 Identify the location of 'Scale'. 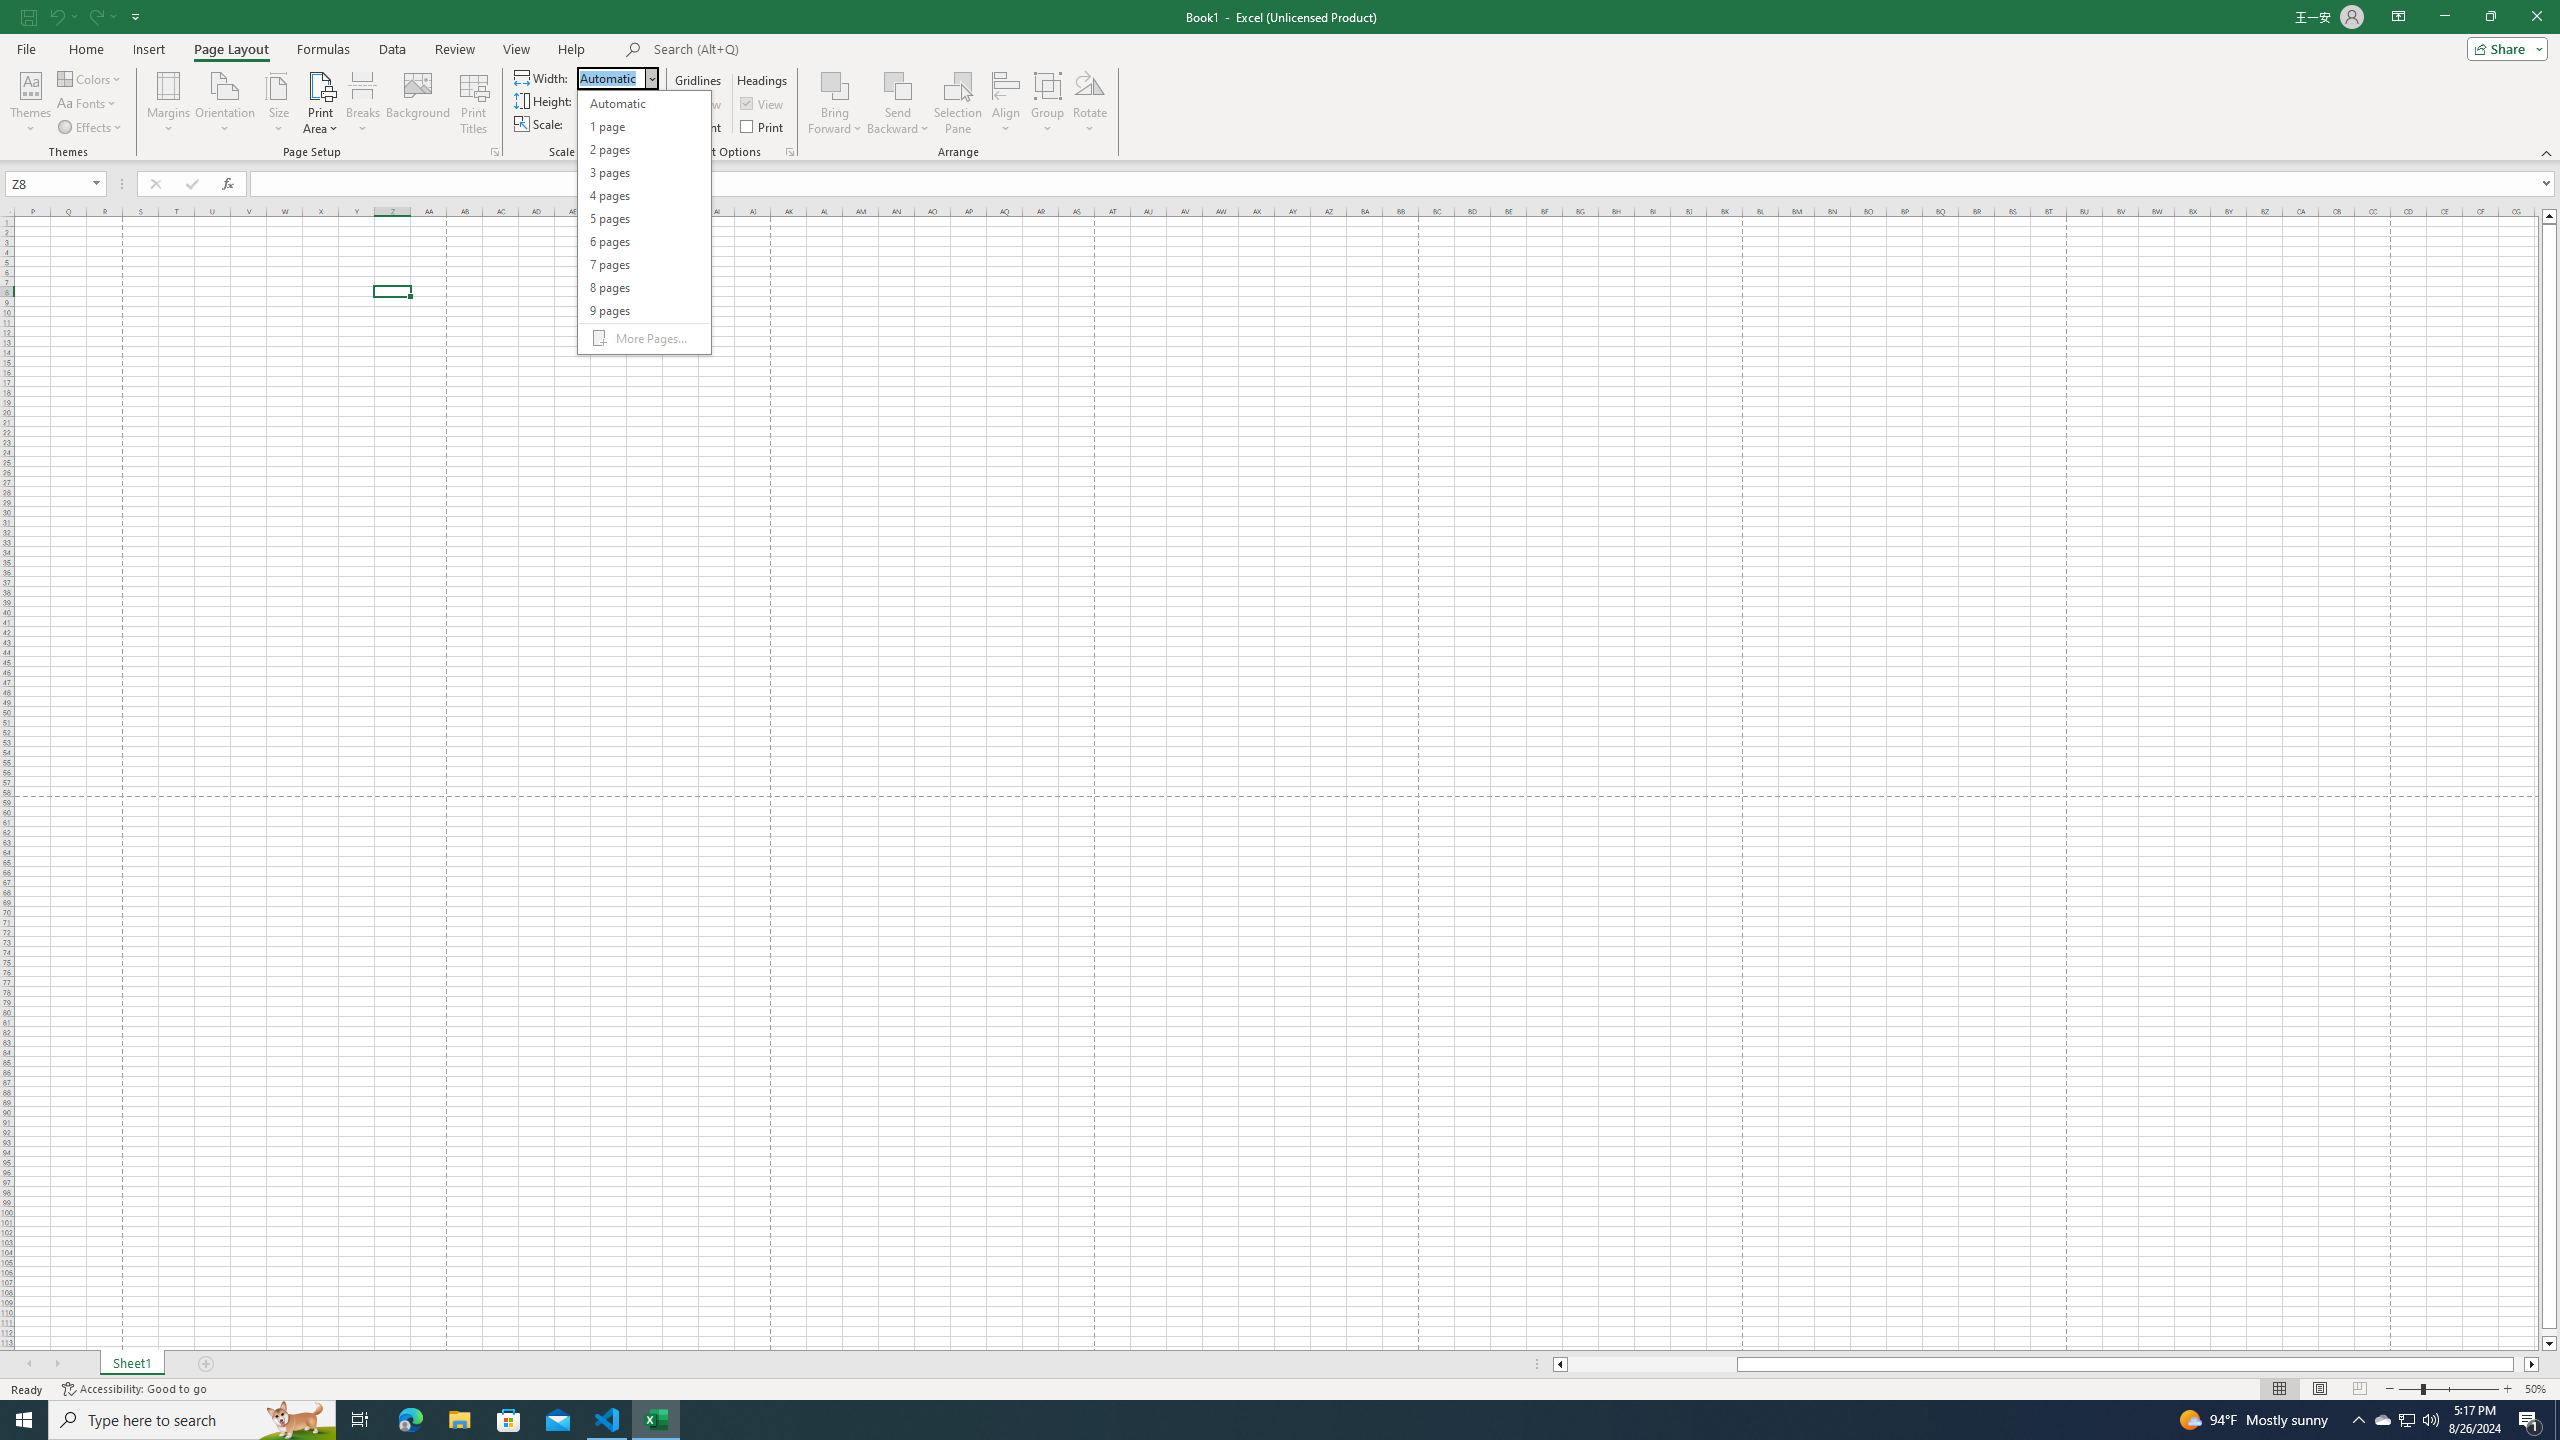
(606, 123).